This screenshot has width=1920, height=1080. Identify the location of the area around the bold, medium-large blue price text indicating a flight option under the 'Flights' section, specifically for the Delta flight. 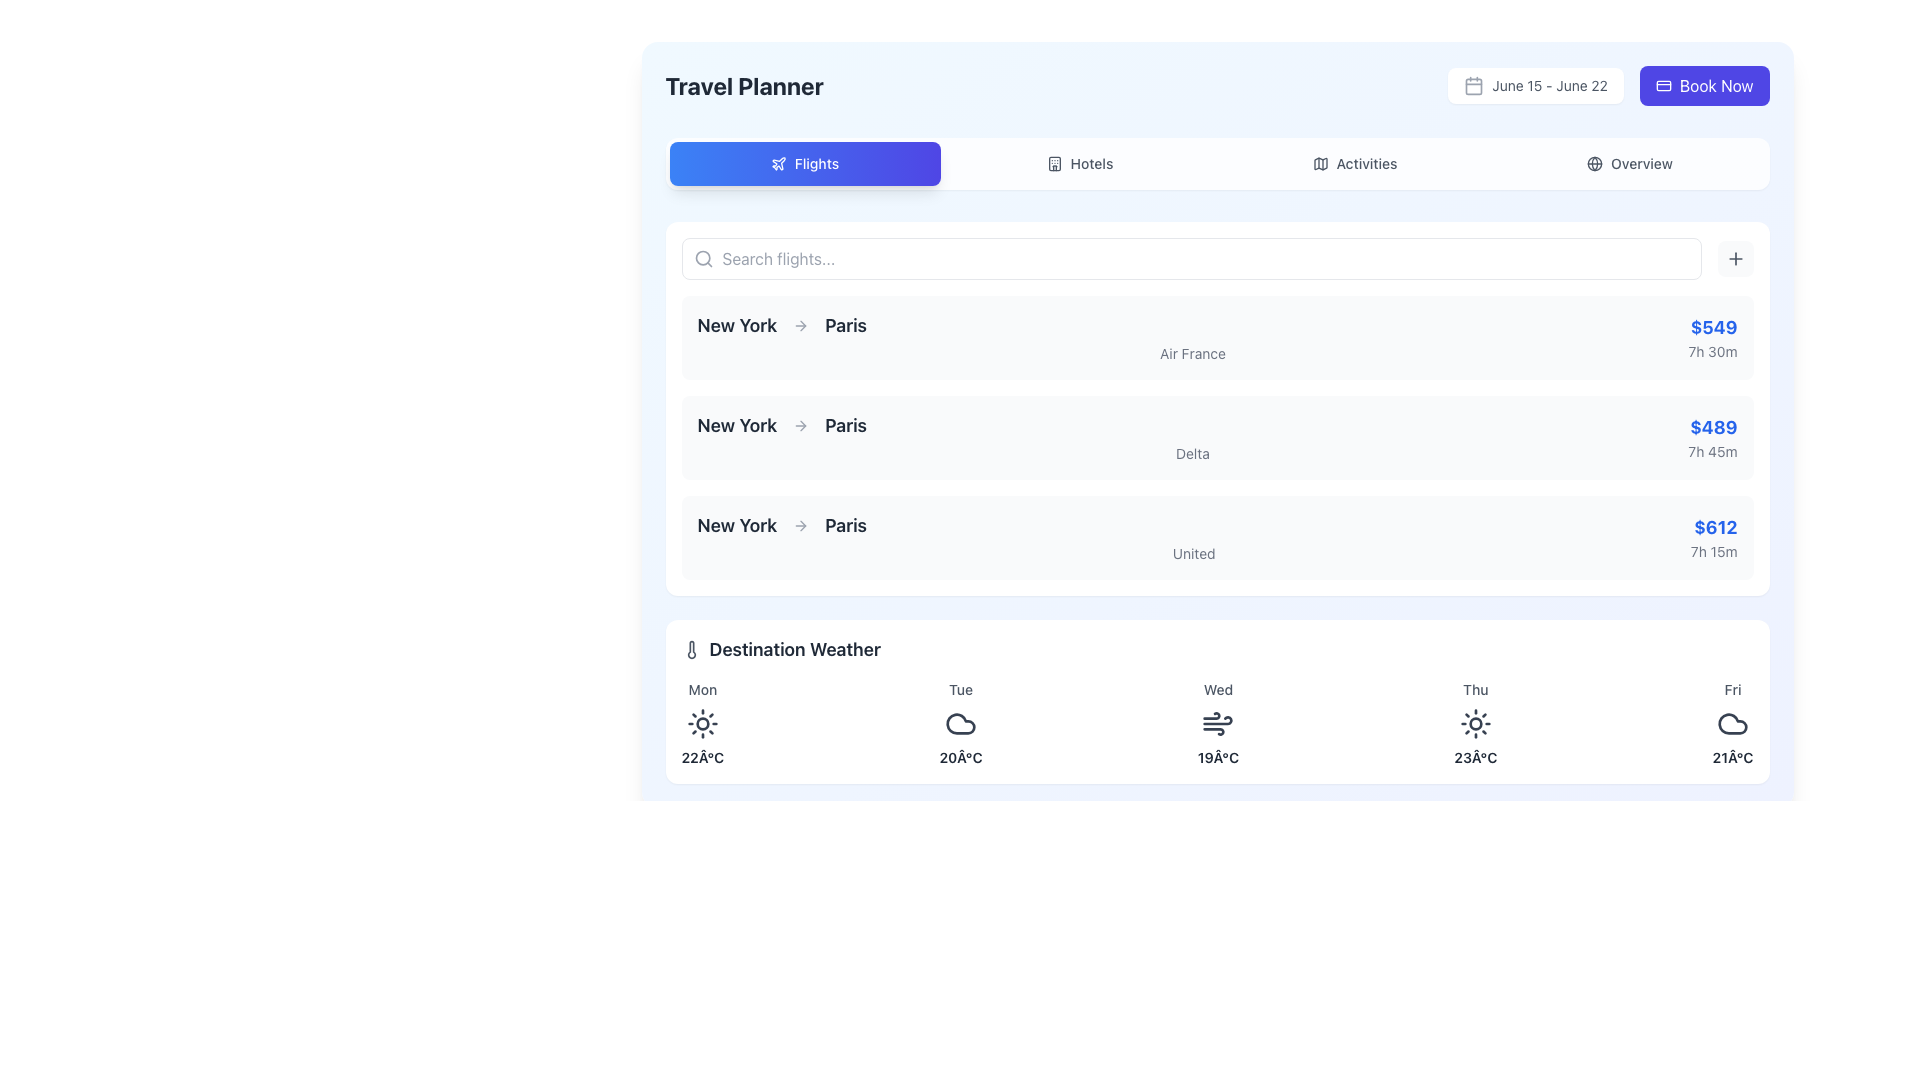
(1712, 427).